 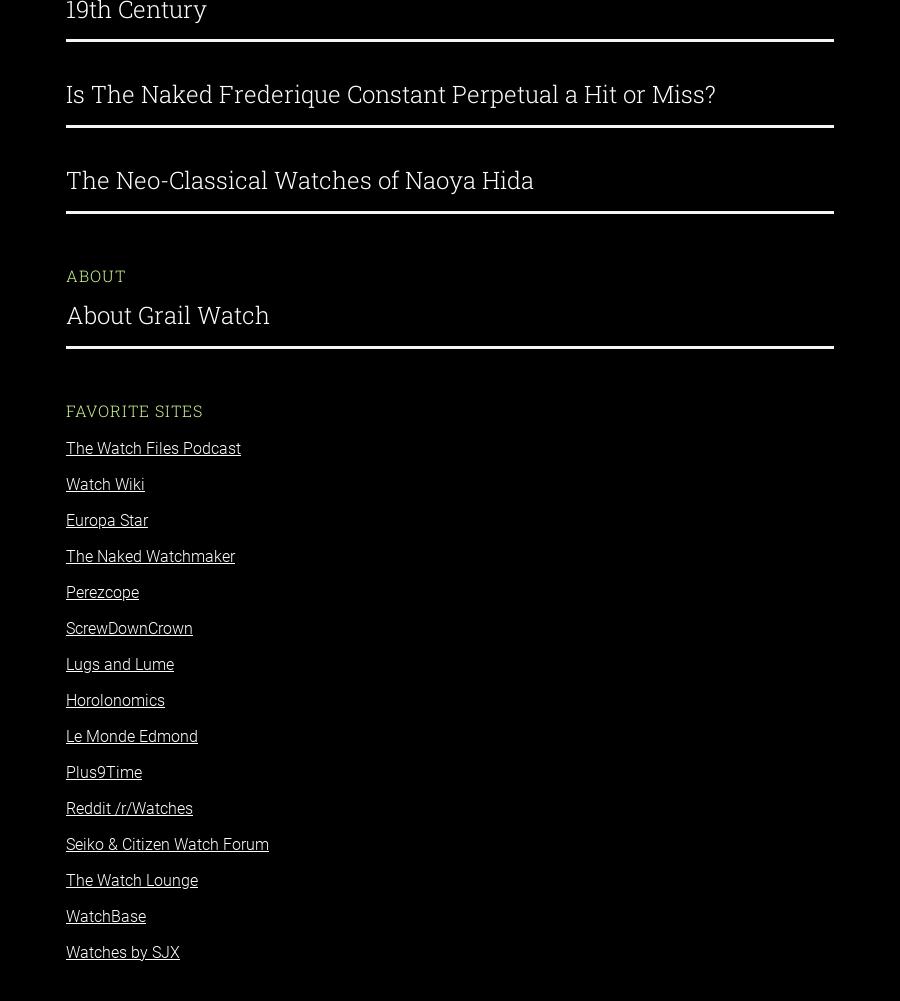 I want to click on 'Lugs and Lume', so click(x=119, y=646).